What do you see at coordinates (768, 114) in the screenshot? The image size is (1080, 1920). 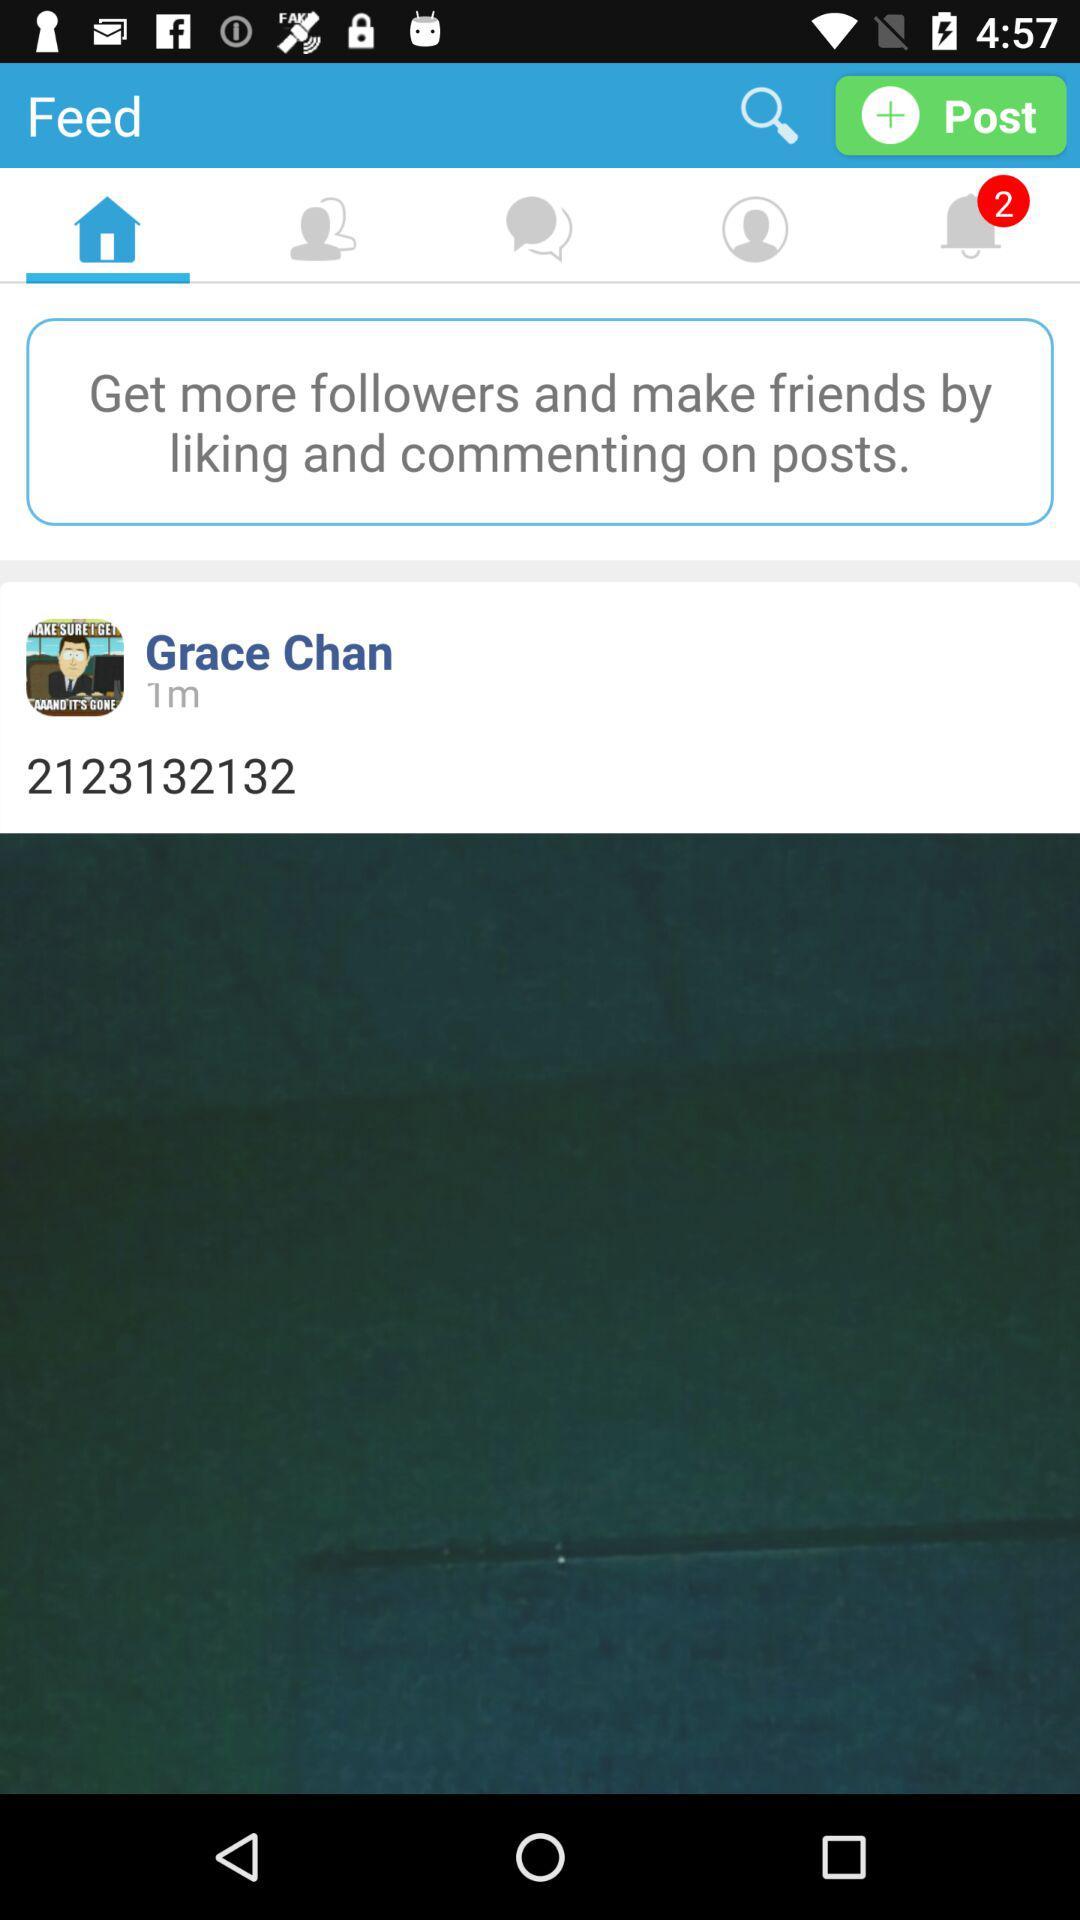 I see `the item next to post` at bounding box center [768, 114].